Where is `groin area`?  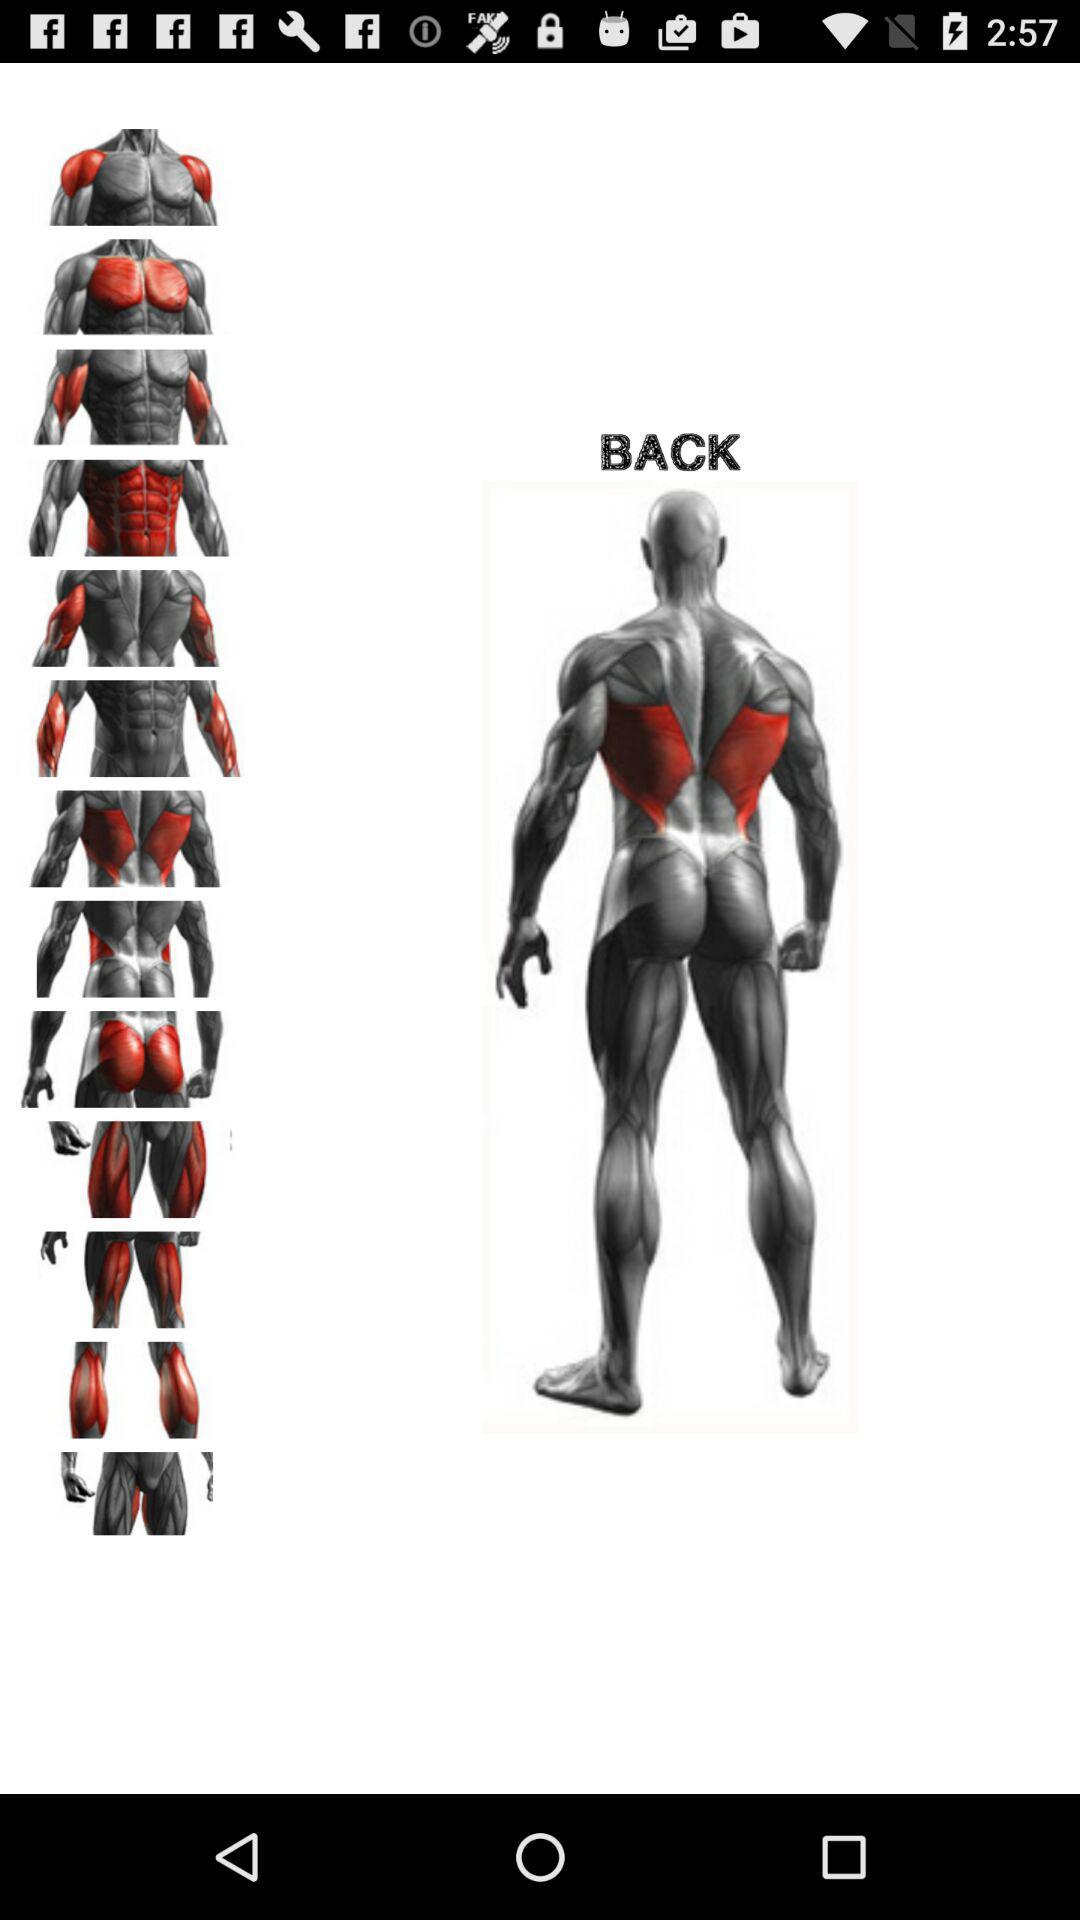 groin area is located at coordinates (131, 1493).